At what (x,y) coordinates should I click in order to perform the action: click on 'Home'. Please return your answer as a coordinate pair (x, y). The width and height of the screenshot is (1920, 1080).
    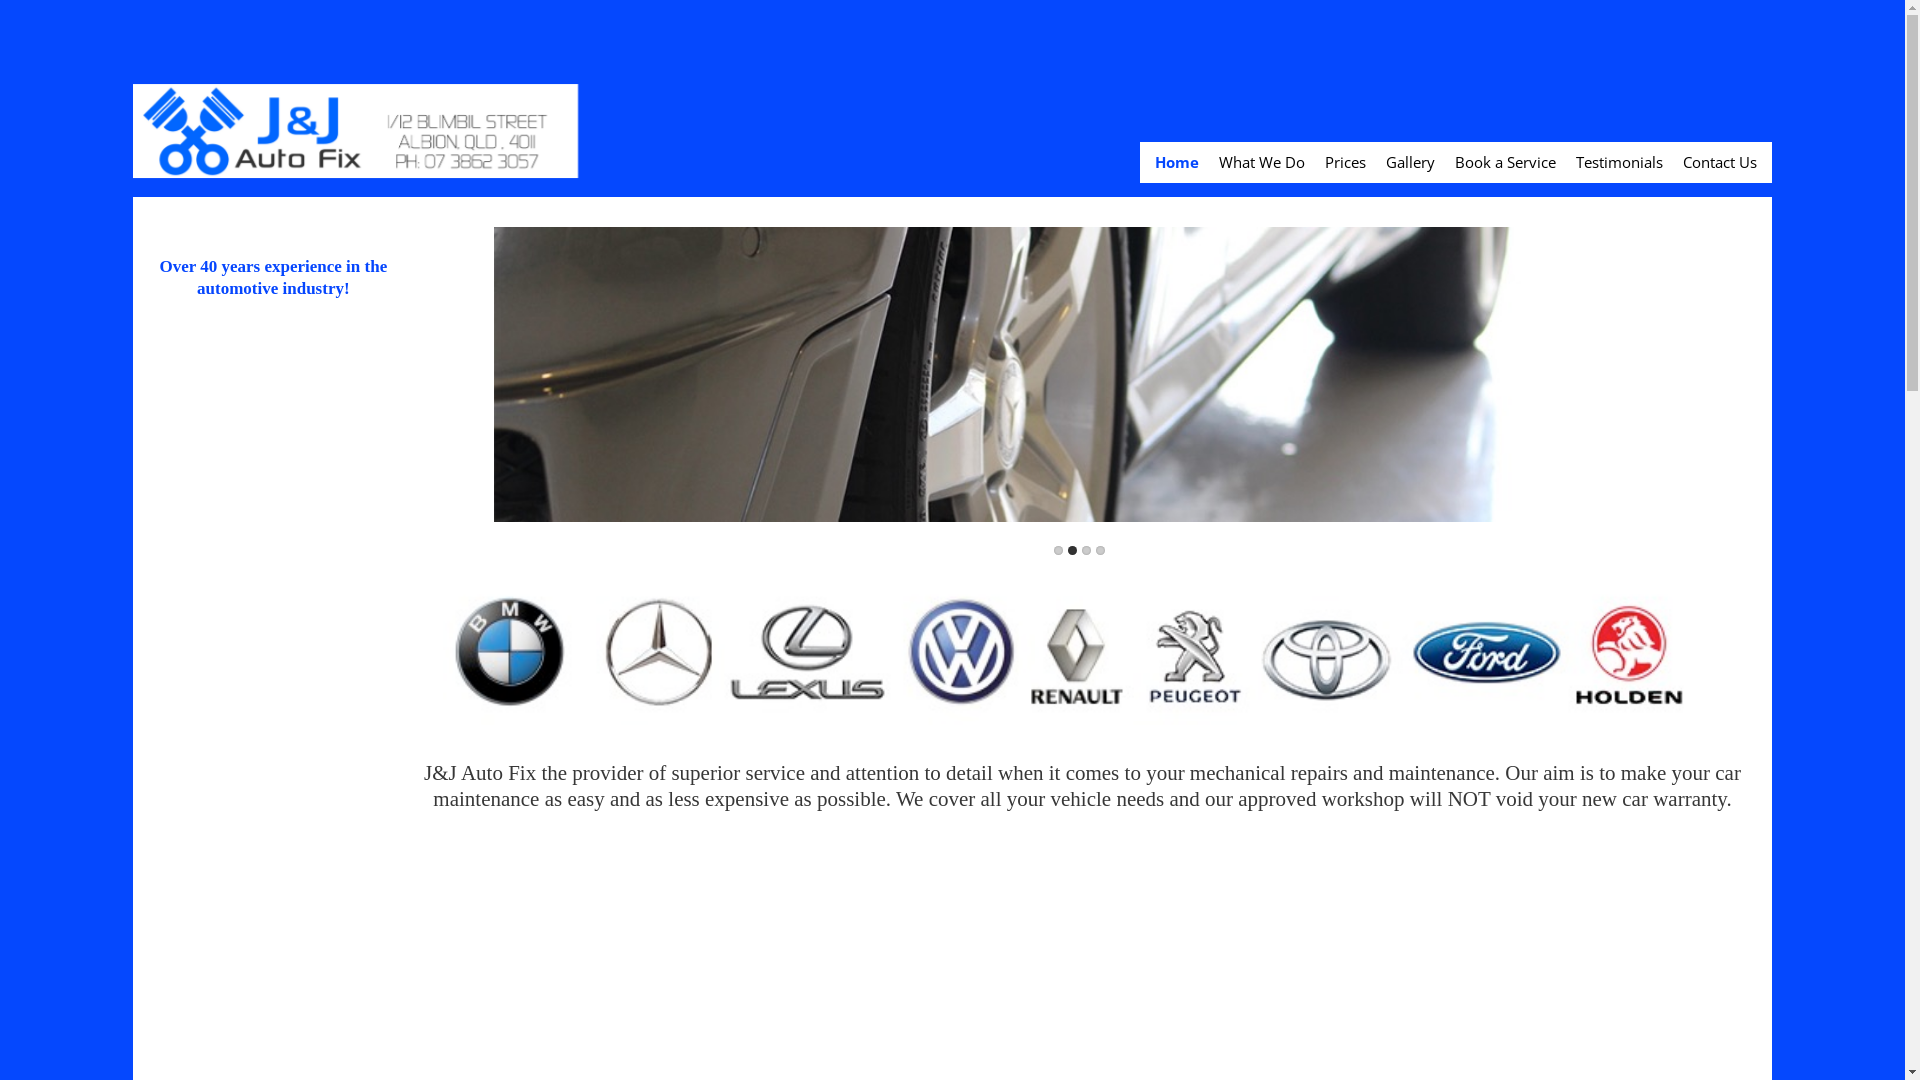
    Looking at the image, I should click on (1176, 161).